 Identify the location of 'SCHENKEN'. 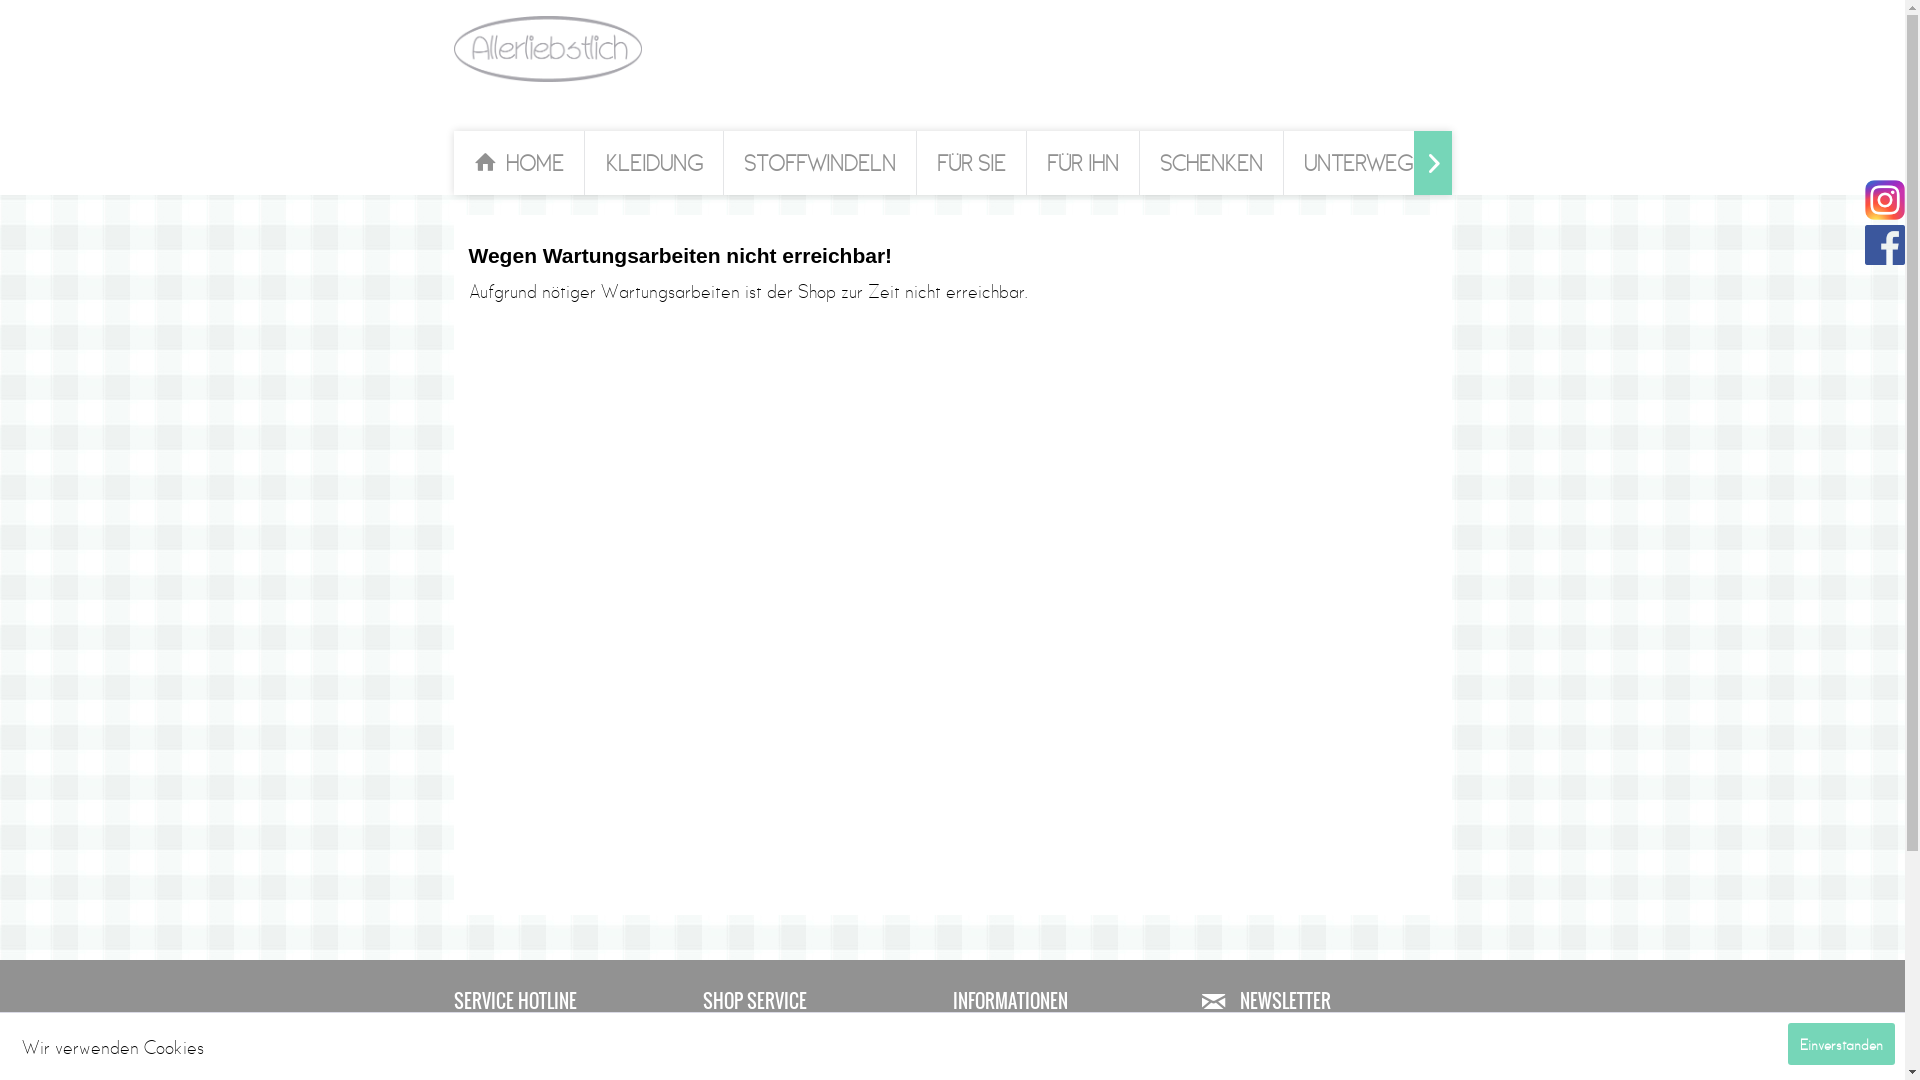
(1210, 161).